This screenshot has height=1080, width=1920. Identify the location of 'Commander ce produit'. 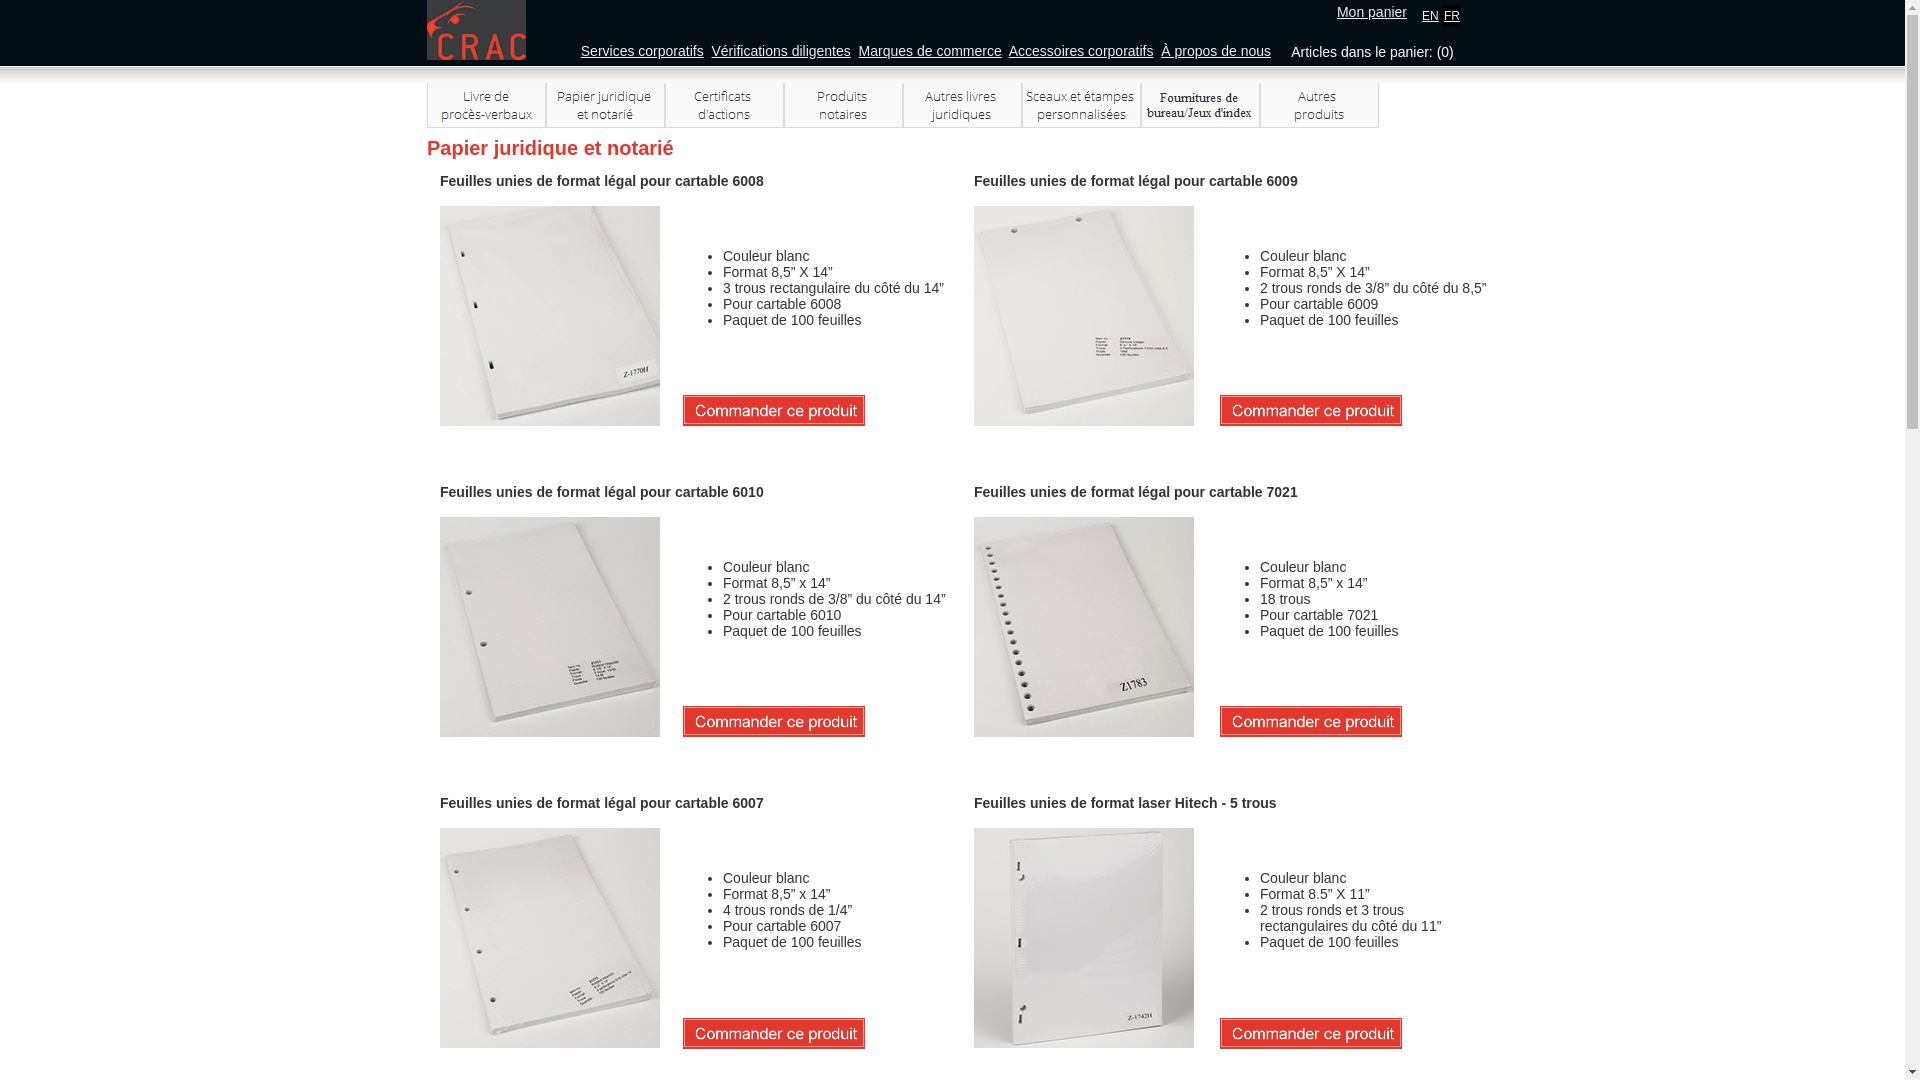
(772, 409).